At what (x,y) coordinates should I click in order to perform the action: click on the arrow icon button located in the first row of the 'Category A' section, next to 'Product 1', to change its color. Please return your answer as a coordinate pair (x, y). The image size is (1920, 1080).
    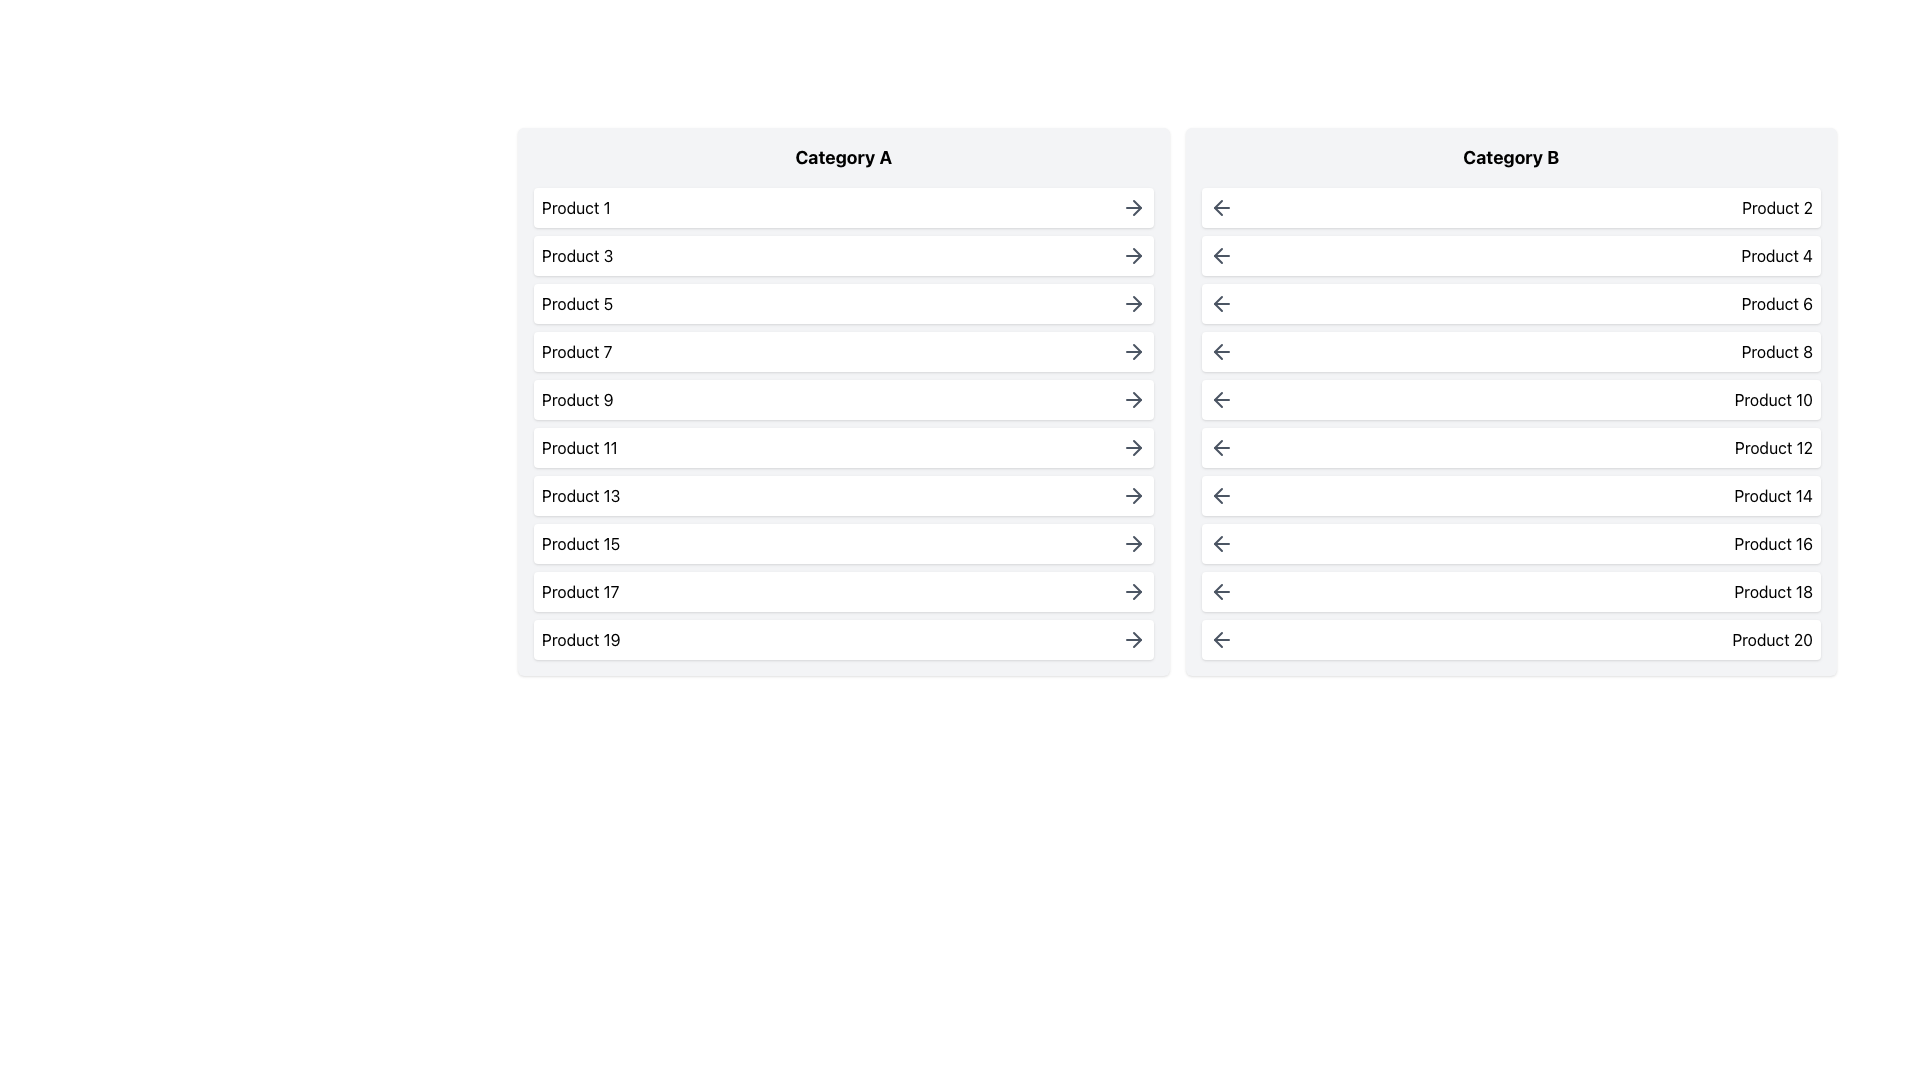
    Looking at the image, I should click on (1133, 208).